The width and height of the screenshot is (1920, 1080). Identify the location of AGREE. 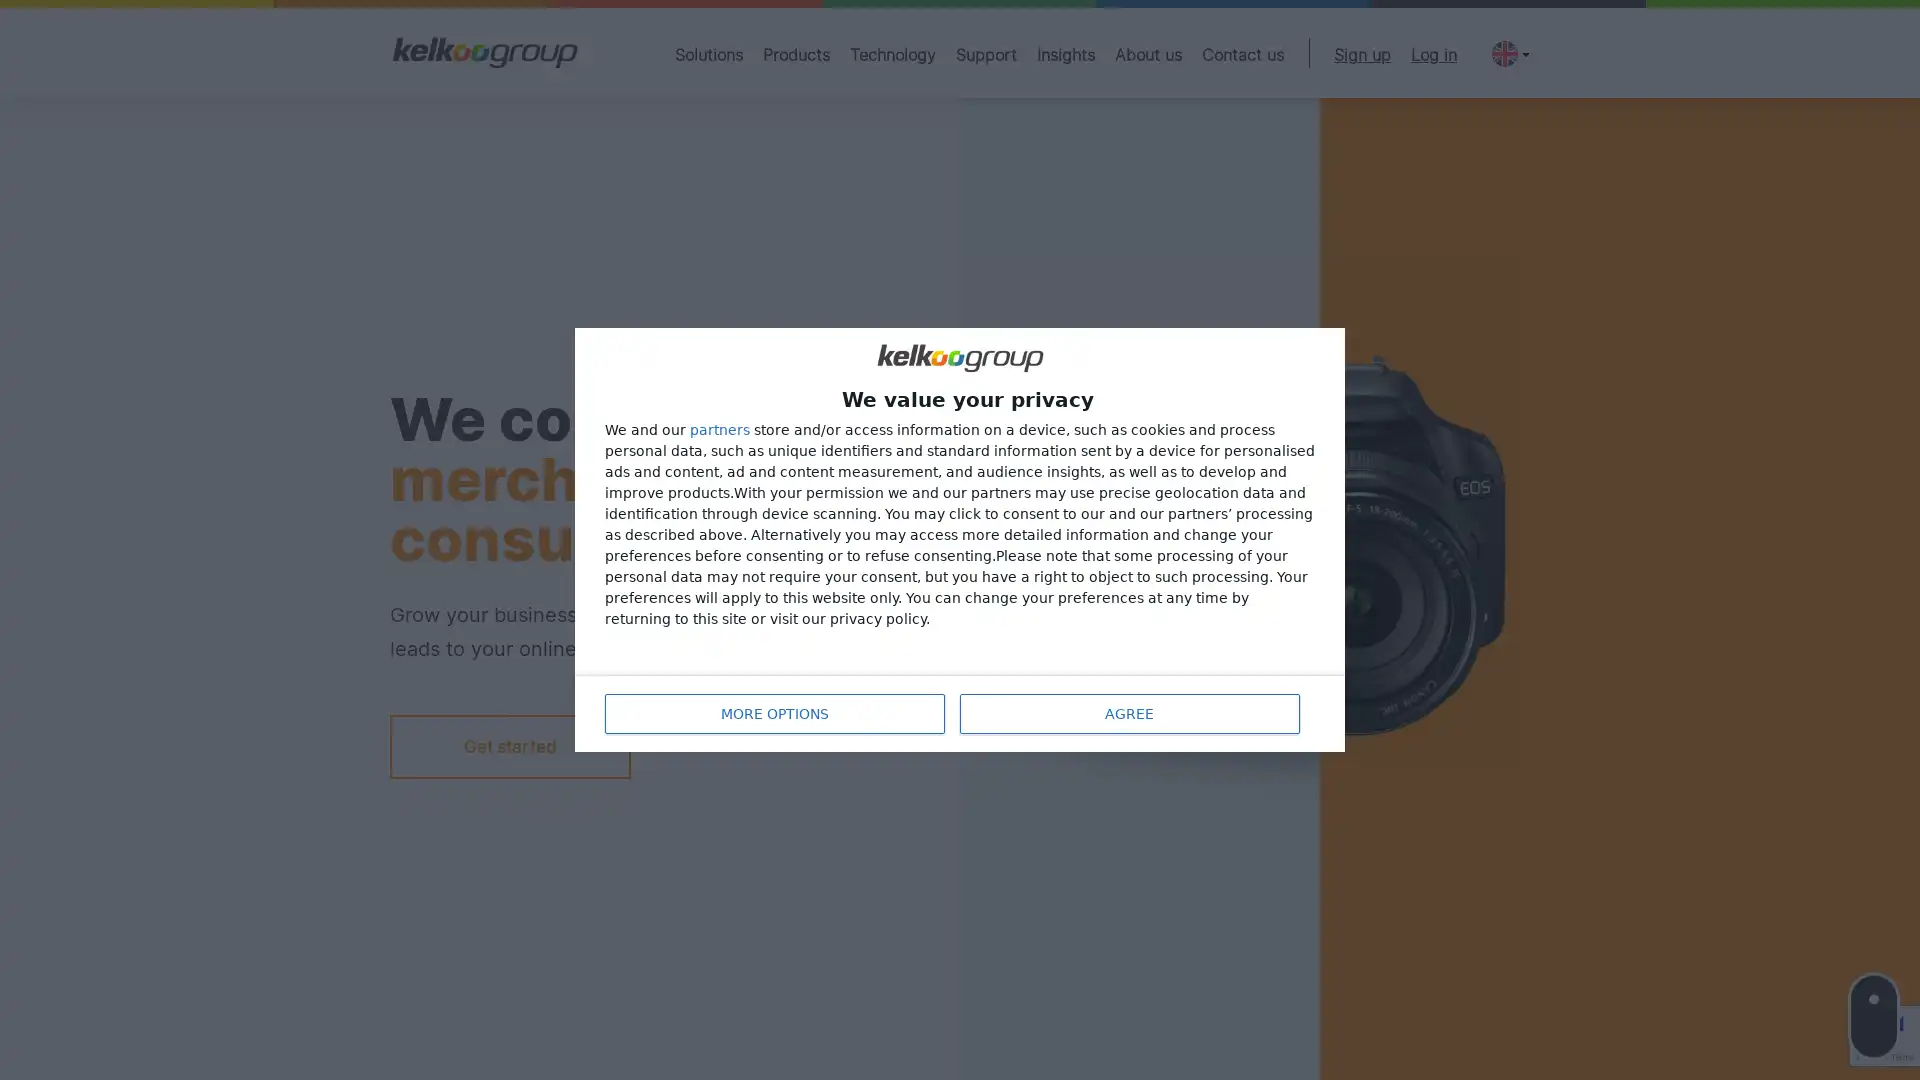
(1129, 712).